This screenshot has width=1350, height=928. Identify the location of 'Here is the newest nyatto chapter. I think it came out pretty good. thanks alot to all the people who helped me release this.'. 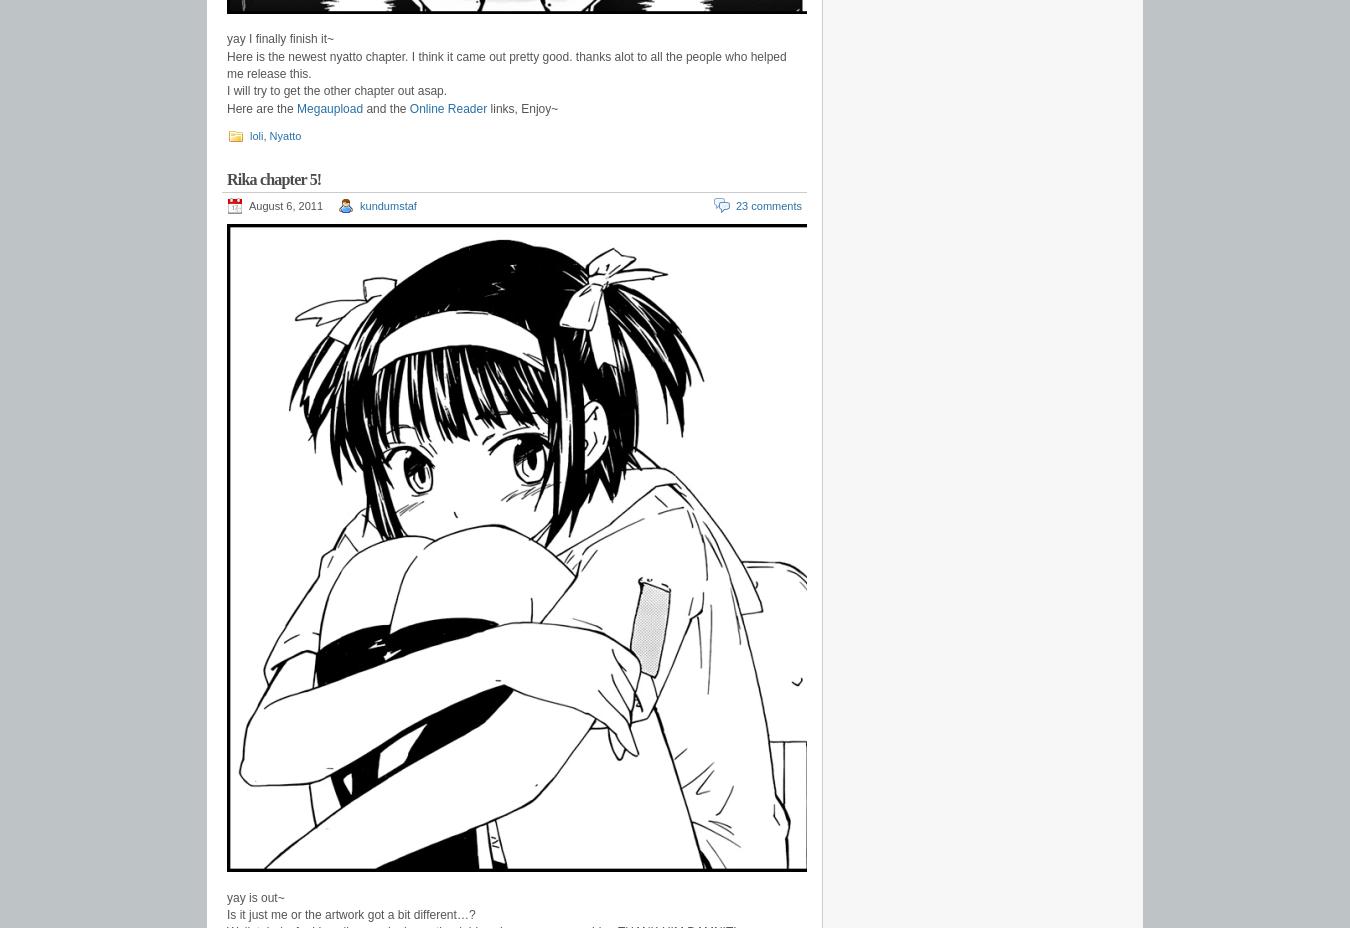
(505, 63).